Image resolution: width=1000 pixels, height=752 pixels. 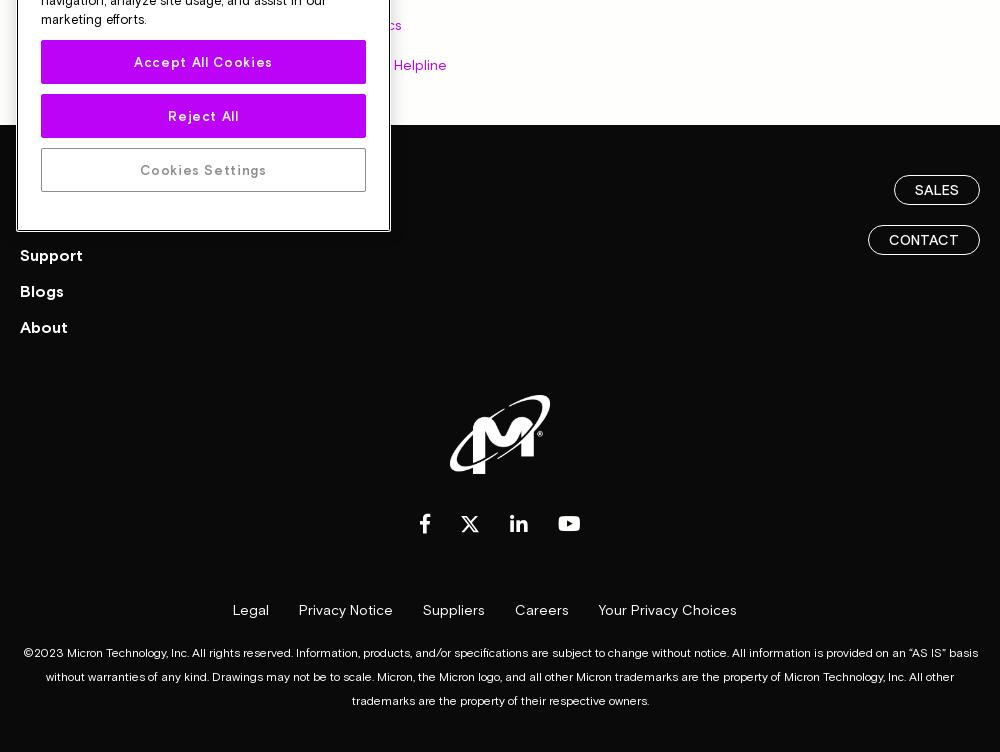 What do you see at coordinates (668, 608) in the screenshot?
I see `'Your Privacy Choices'` at bounding box center [668, 608].